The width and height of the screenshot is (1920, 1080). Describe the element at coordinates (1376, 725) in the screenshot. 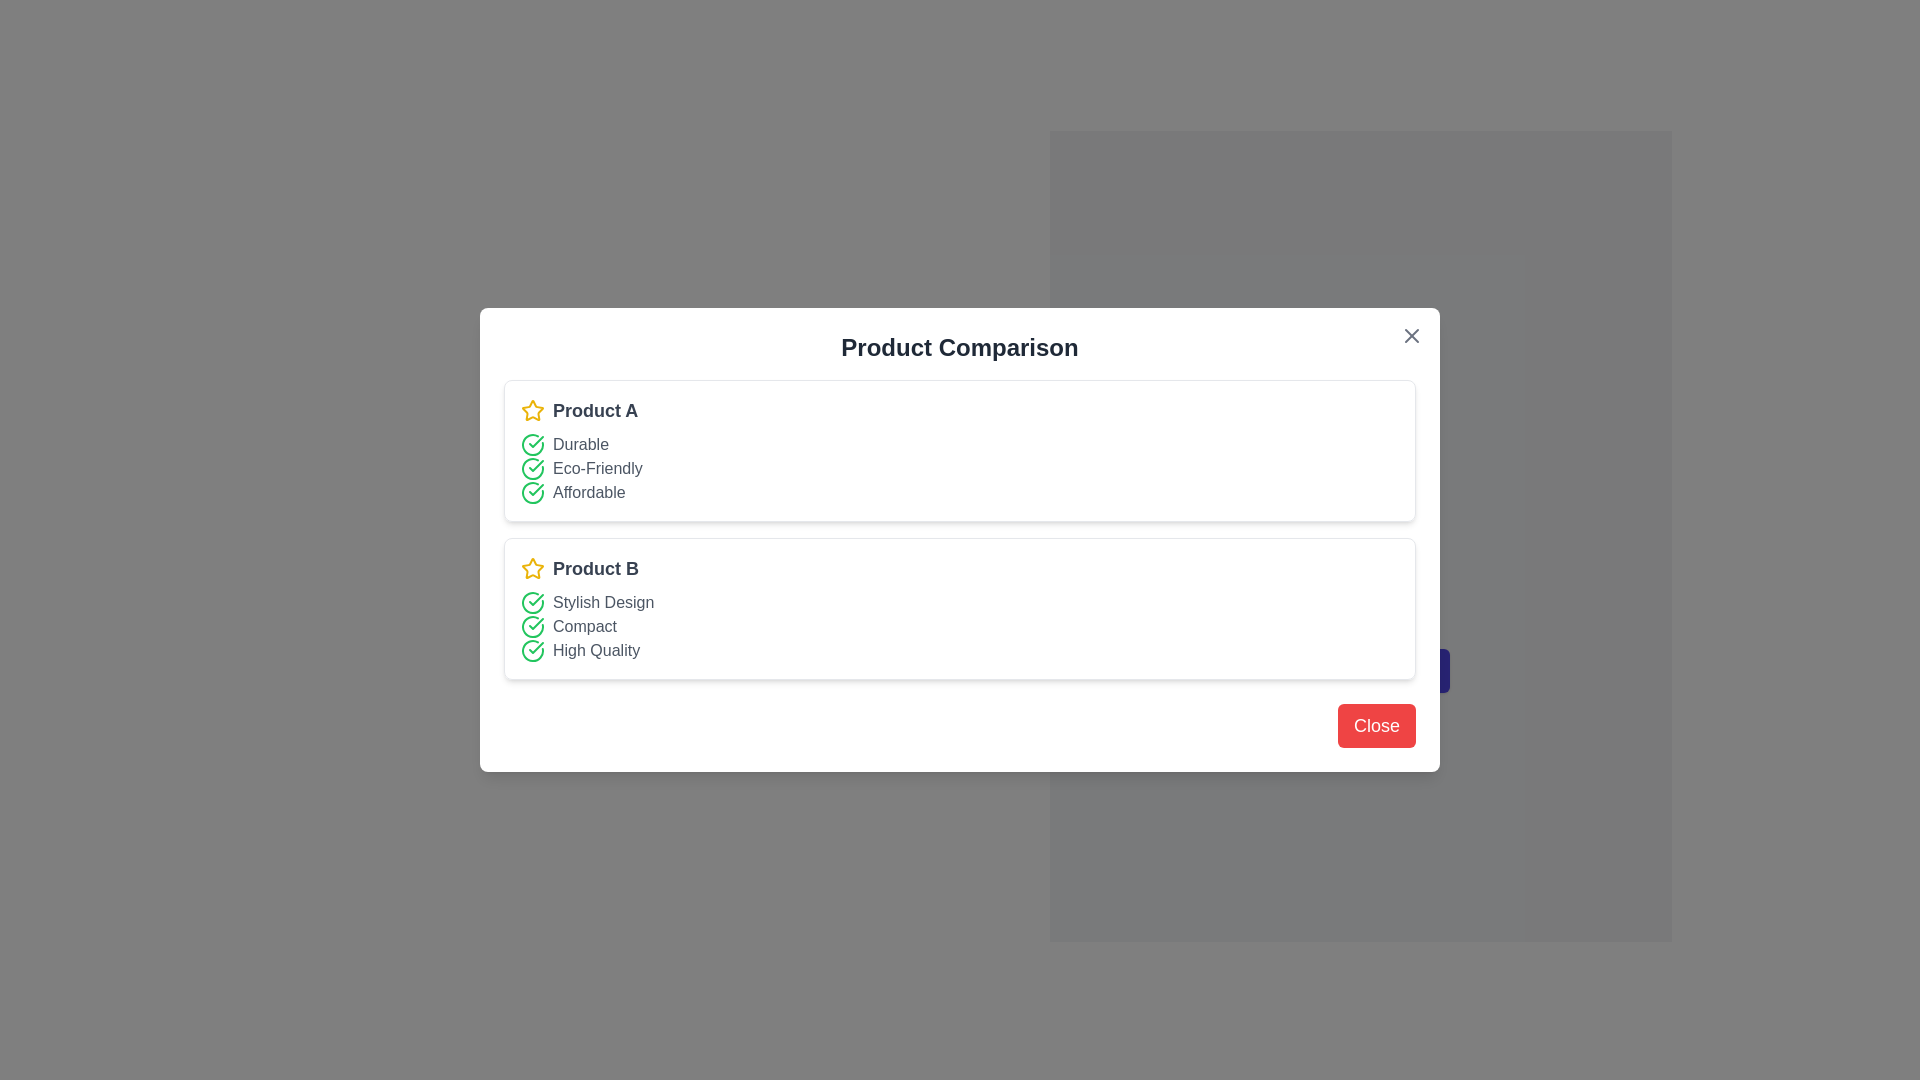

I see `the close button located at the bottom-right corner of the dialog box` at that location.